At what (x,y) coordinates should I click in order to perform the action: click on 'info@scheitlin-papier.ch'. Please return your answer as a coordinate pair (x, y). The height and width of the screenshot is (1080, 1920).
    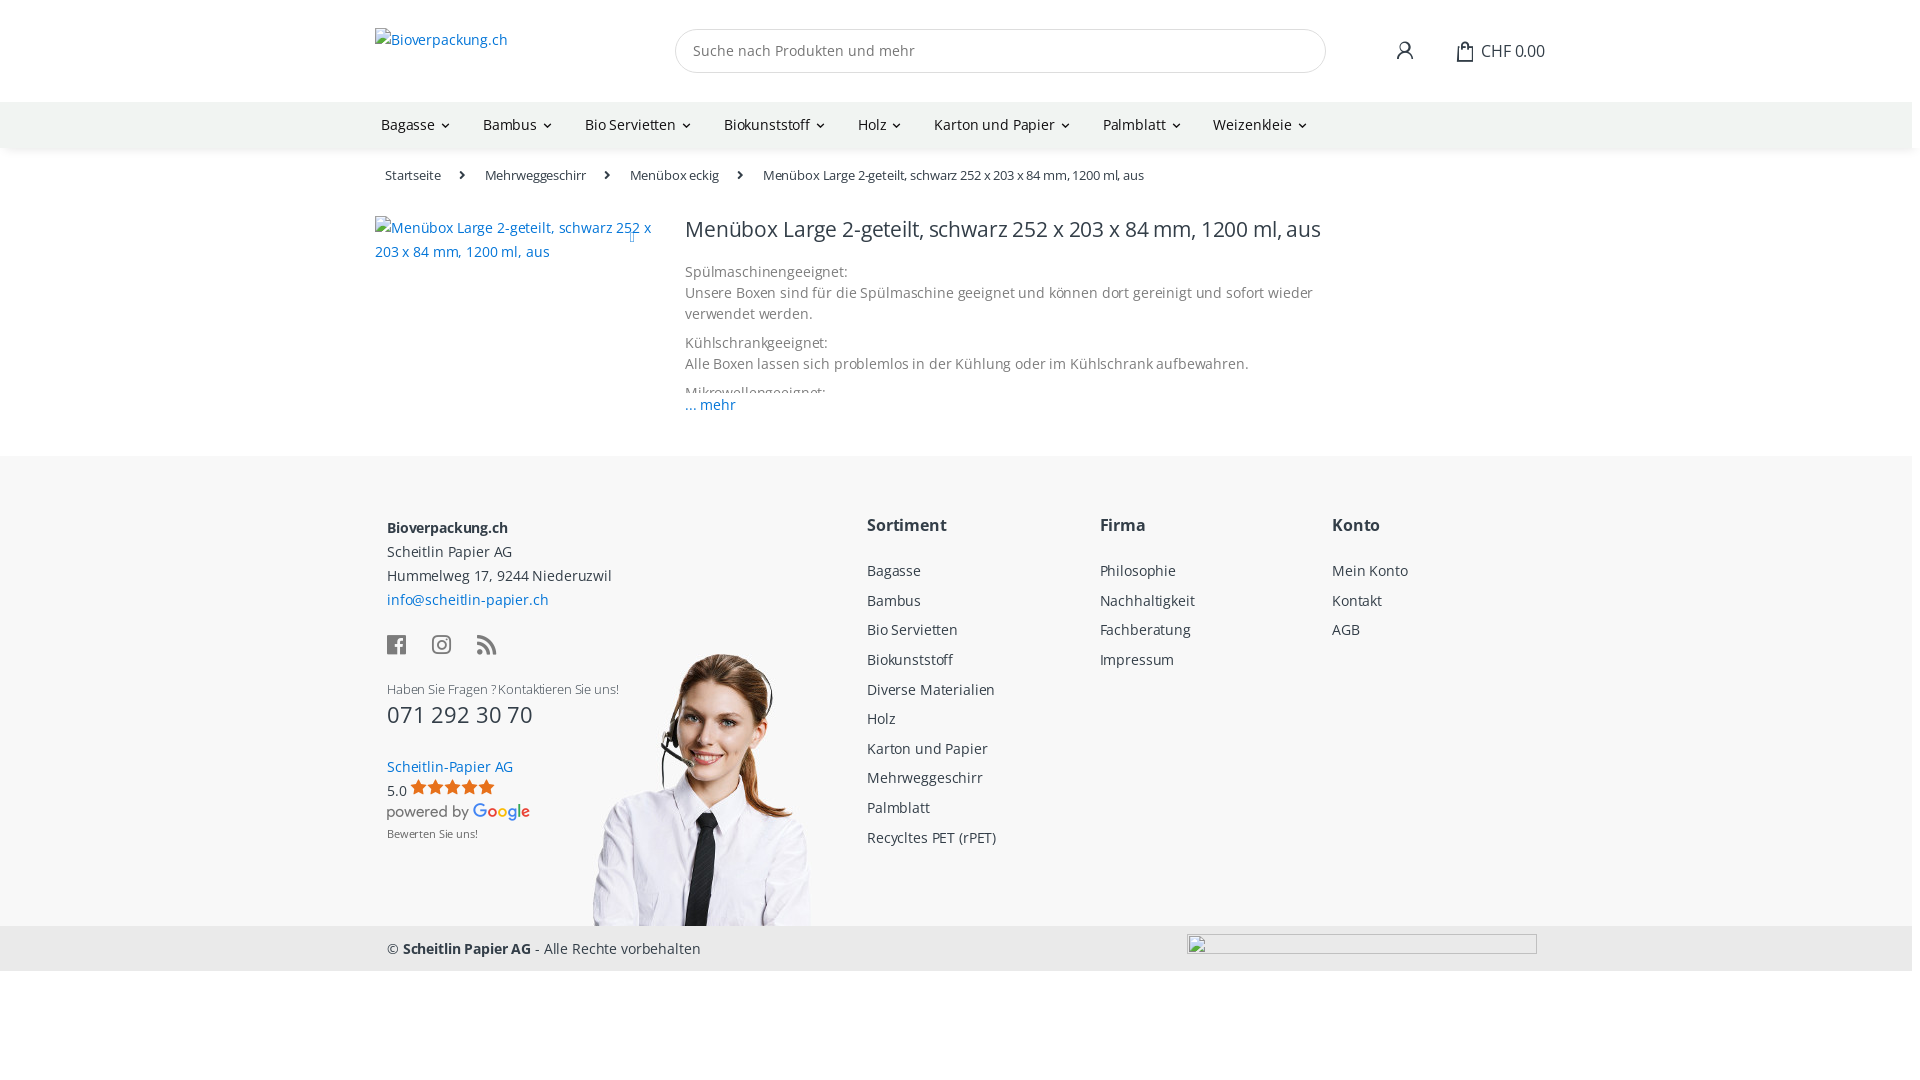
    Looking at the image, I should click on (387, 598).